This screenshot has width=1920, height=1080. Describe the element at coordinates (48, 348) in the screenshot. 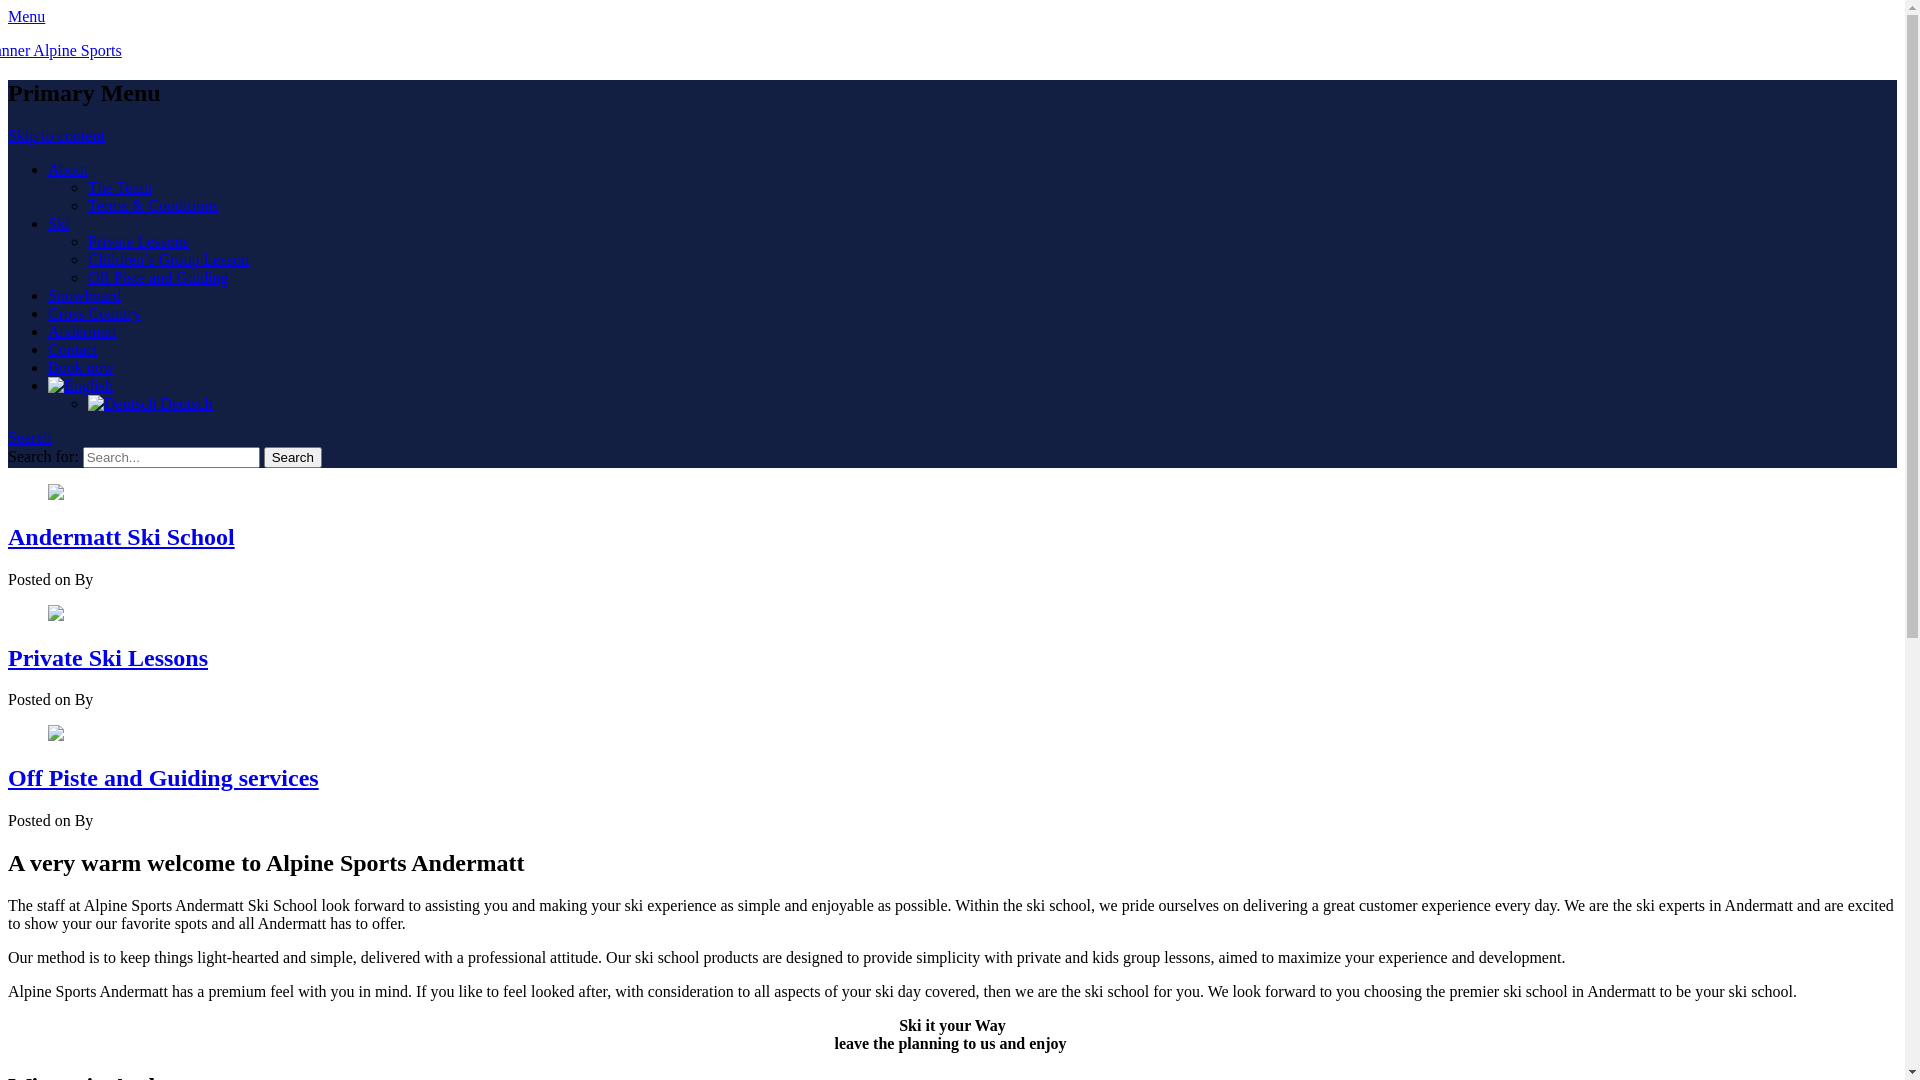

I see `'Contact'` at that location.